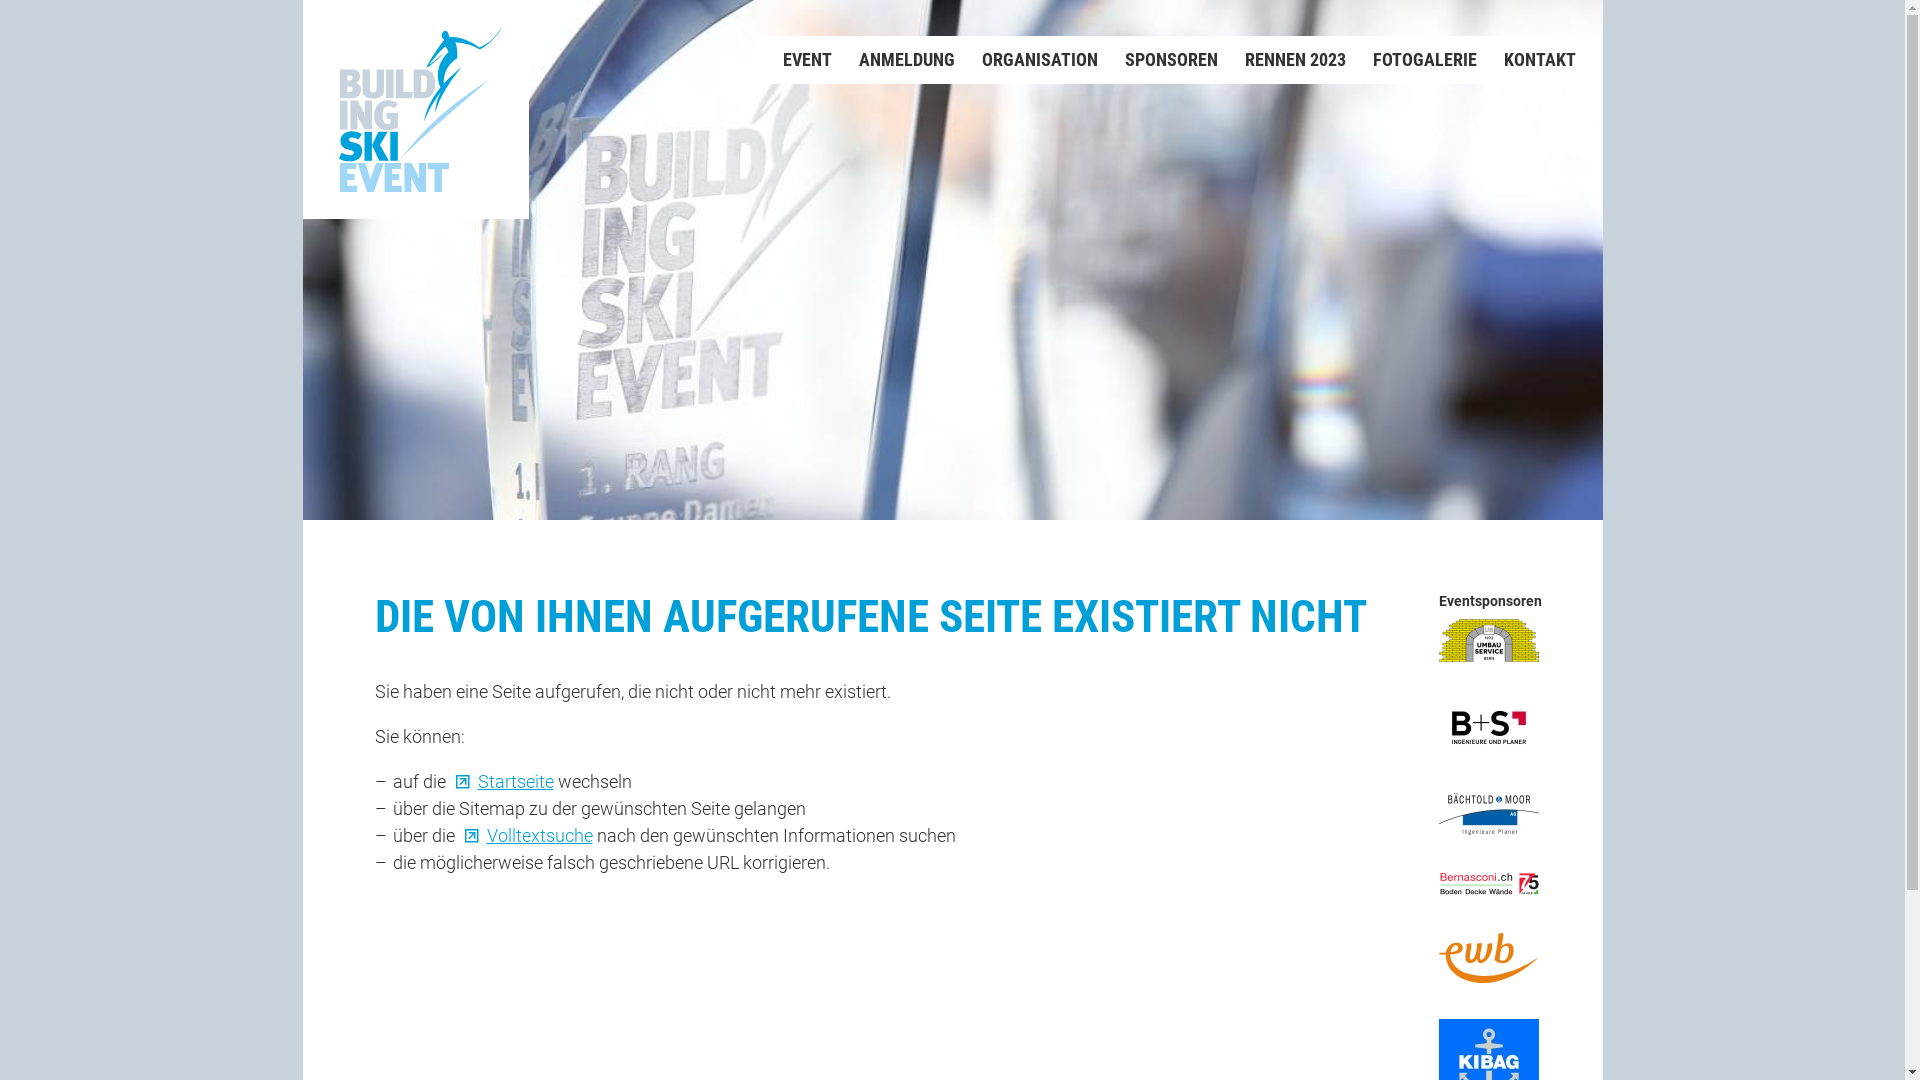 The height and width of the screenshot is (1080, 1920). I want to click on 'EVENT', so click(792, 59).